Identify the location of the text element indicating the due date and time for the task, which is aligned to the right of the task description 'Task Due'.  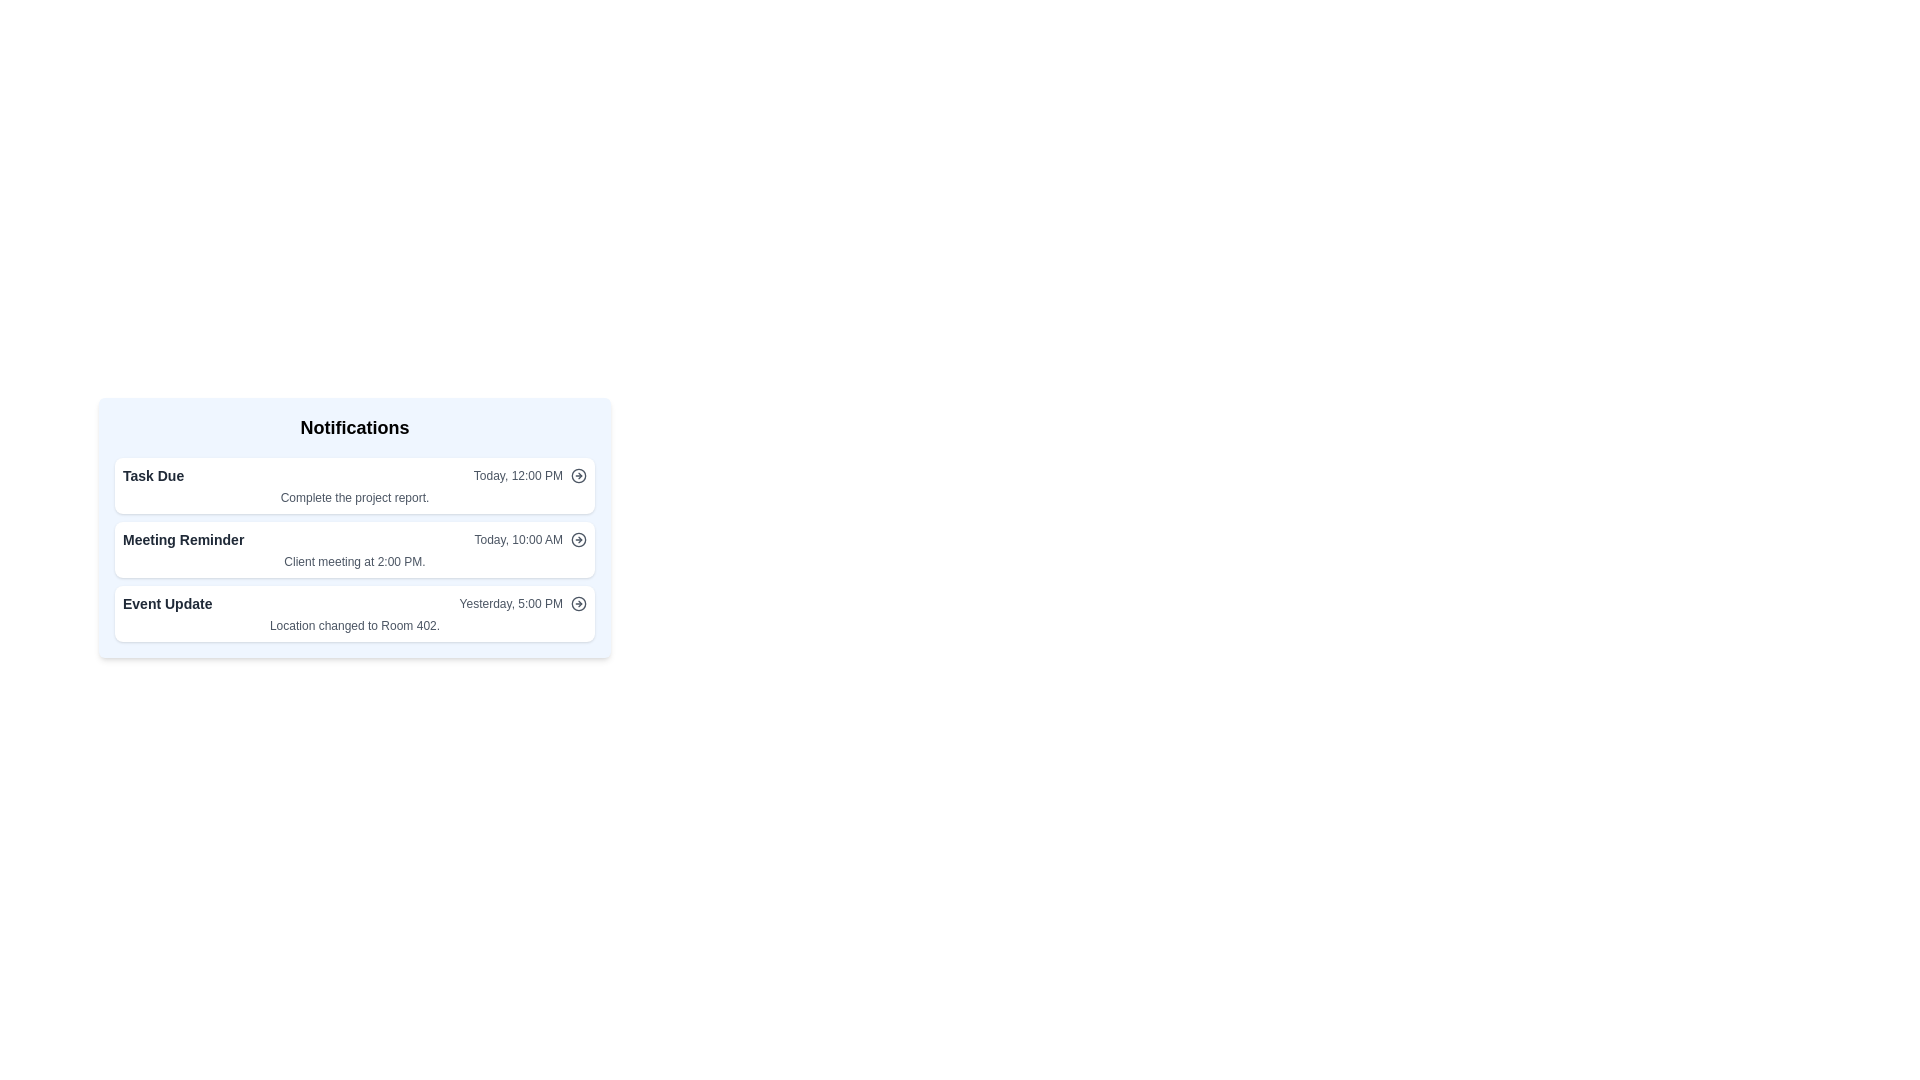
(530, 475).